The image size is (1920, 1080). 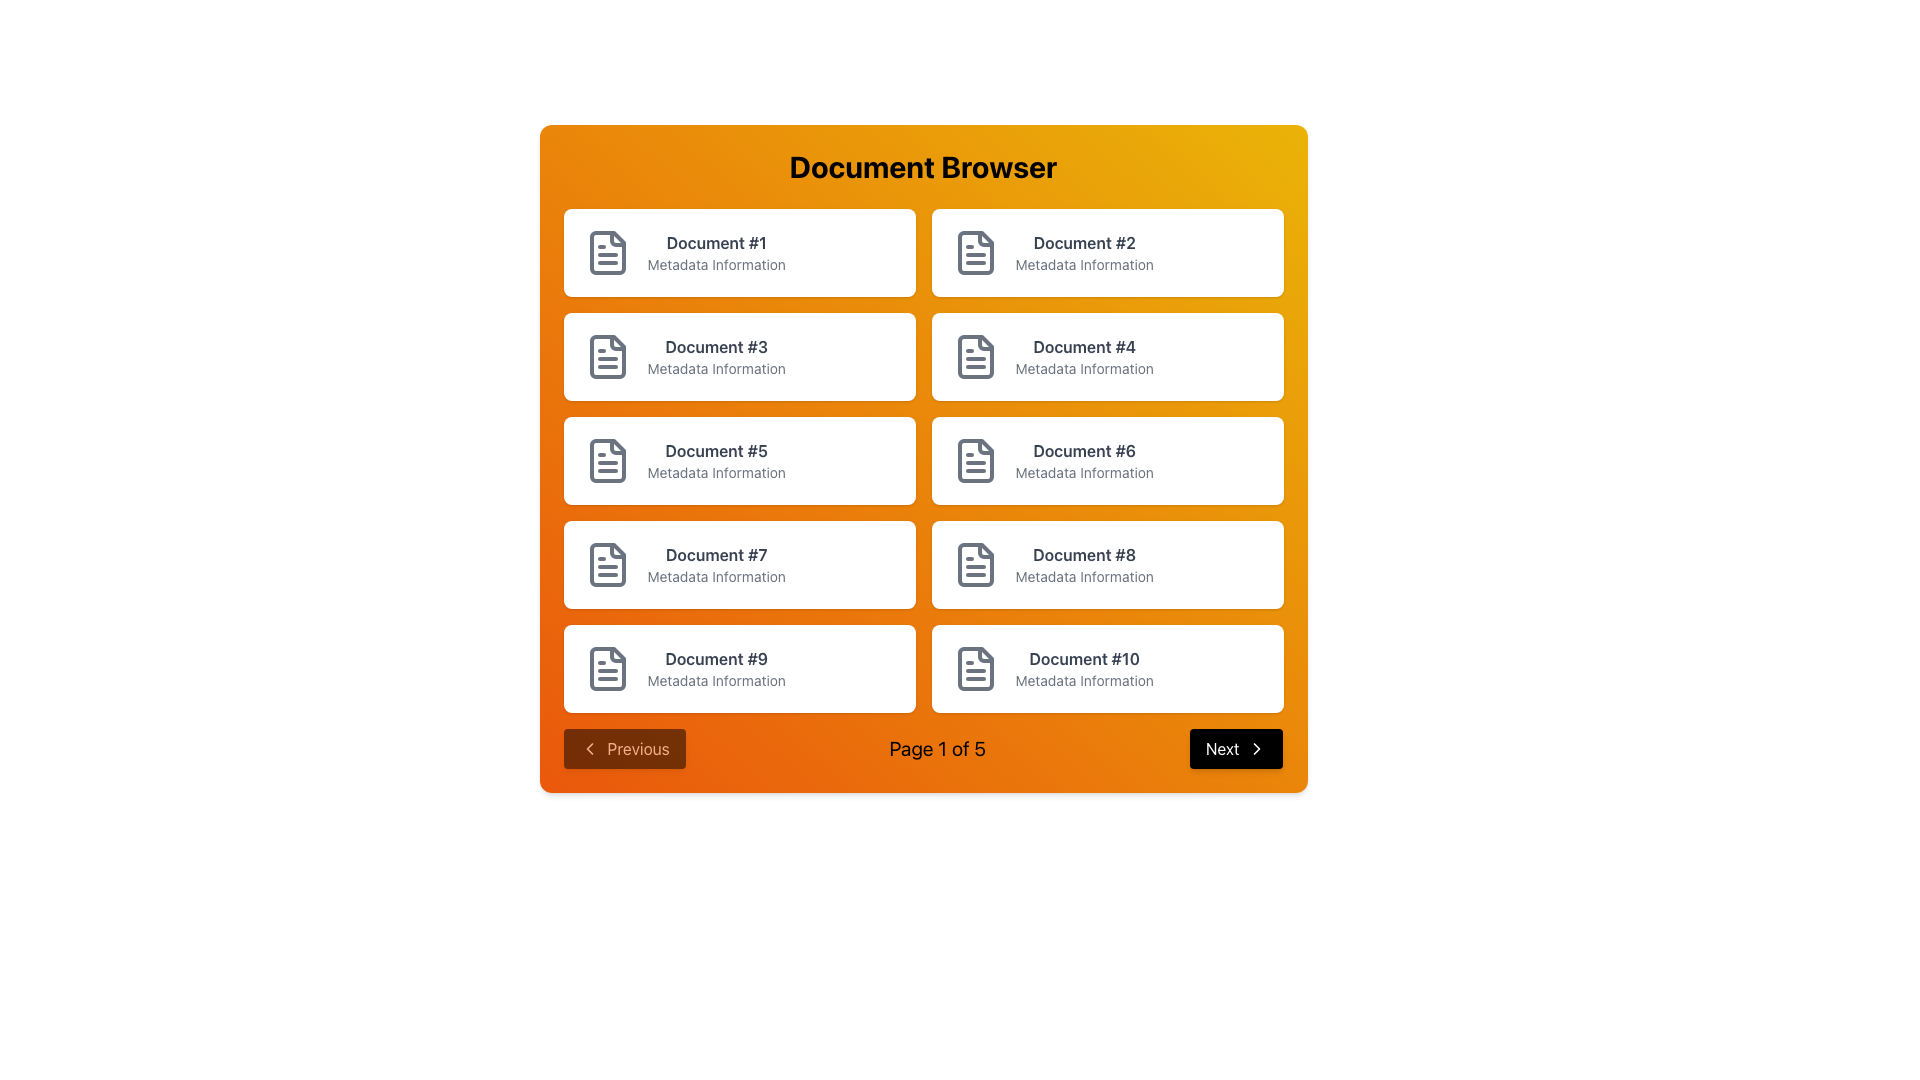 What do you see at coordinates (1083, 242) in the screenshot?
I see `the text label styled with a bold font in dark gray that displays 'Document #2', located in the second document entry of the grid layout under the 'Document Browser' heading` at bounding box center [1083, 242].